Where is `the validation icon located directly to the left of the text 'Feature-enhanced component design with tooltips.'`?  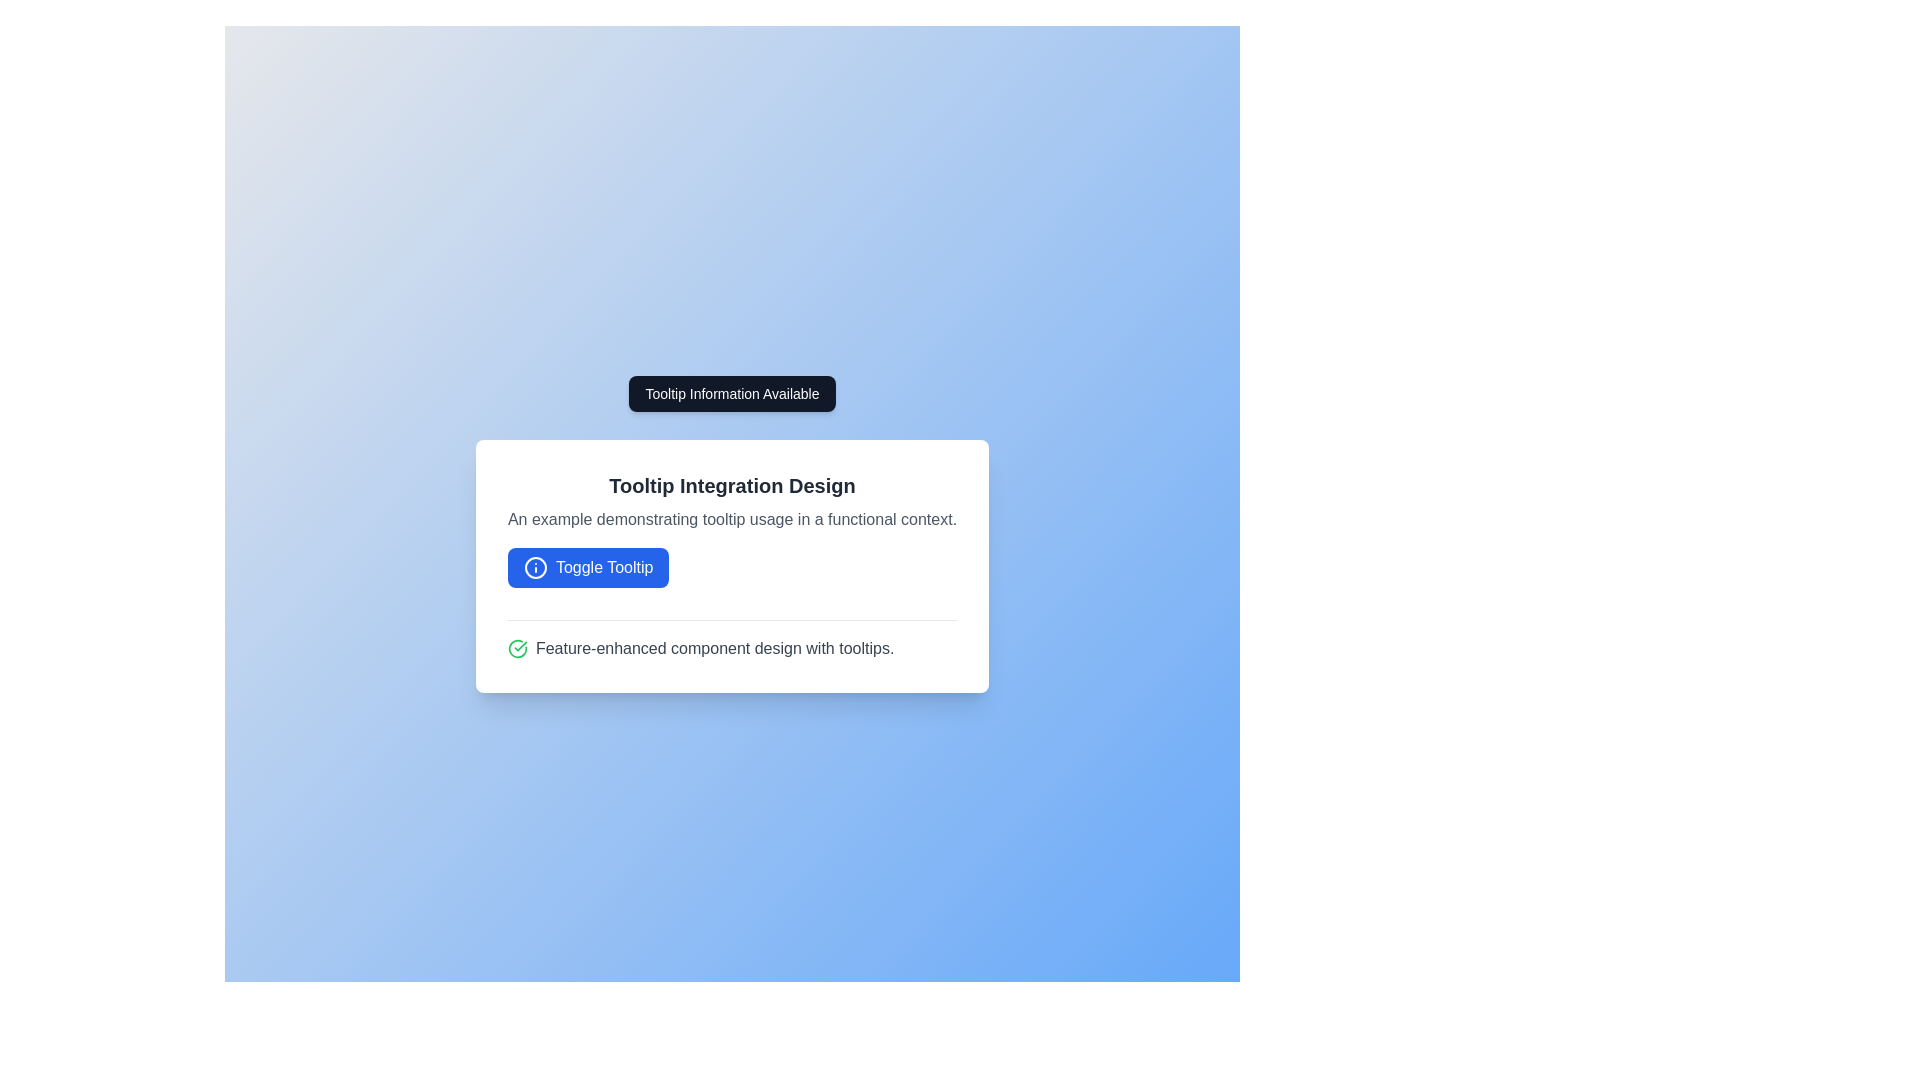 the validation icon located directly to the left of the text 'Feature-enhanced component design with tooltips.' is located at coordinates (517, 648).